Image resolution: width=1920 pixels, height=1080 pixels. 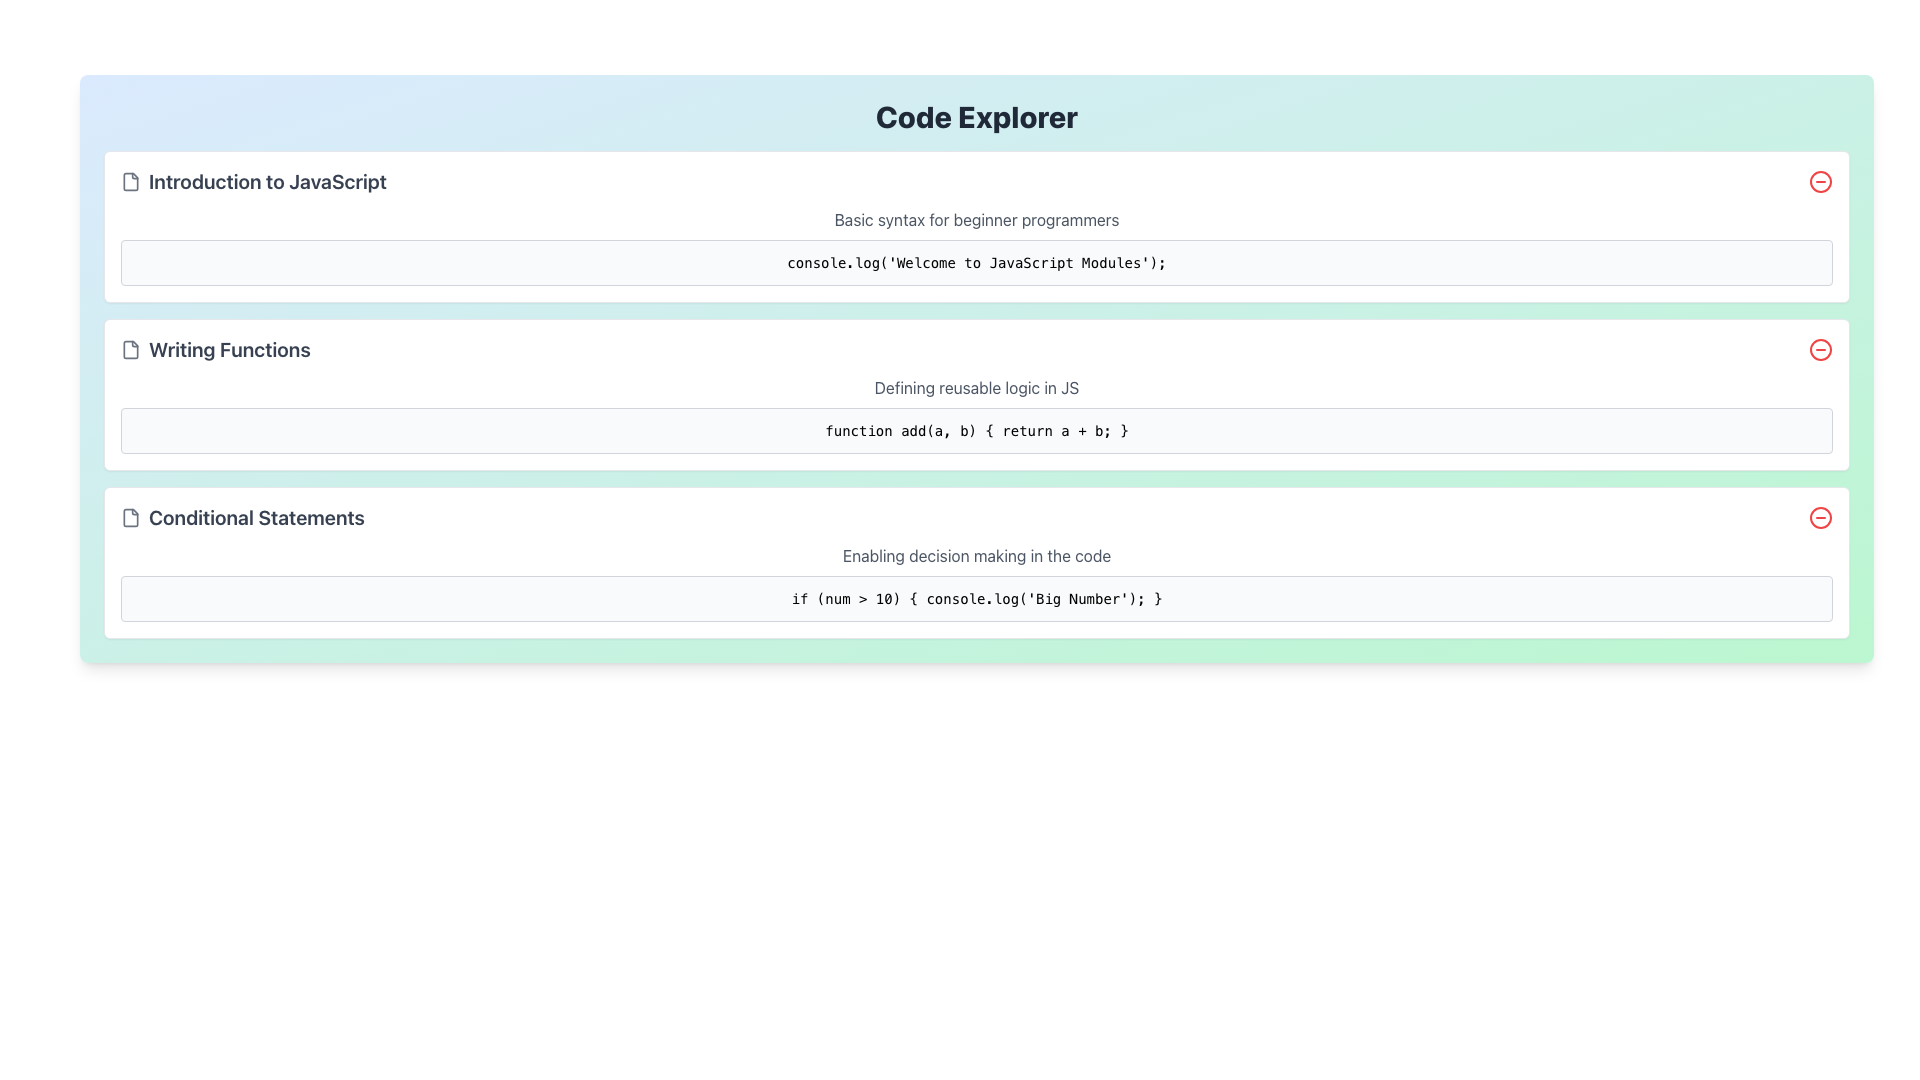 What do you see at coordinates (977, 219) in the screenshot?
I see `static text label that reads 'Basic syntax for beginner programmers.' located in the 'Introduction to JavaScript' section` at bounding box center [977, 219].